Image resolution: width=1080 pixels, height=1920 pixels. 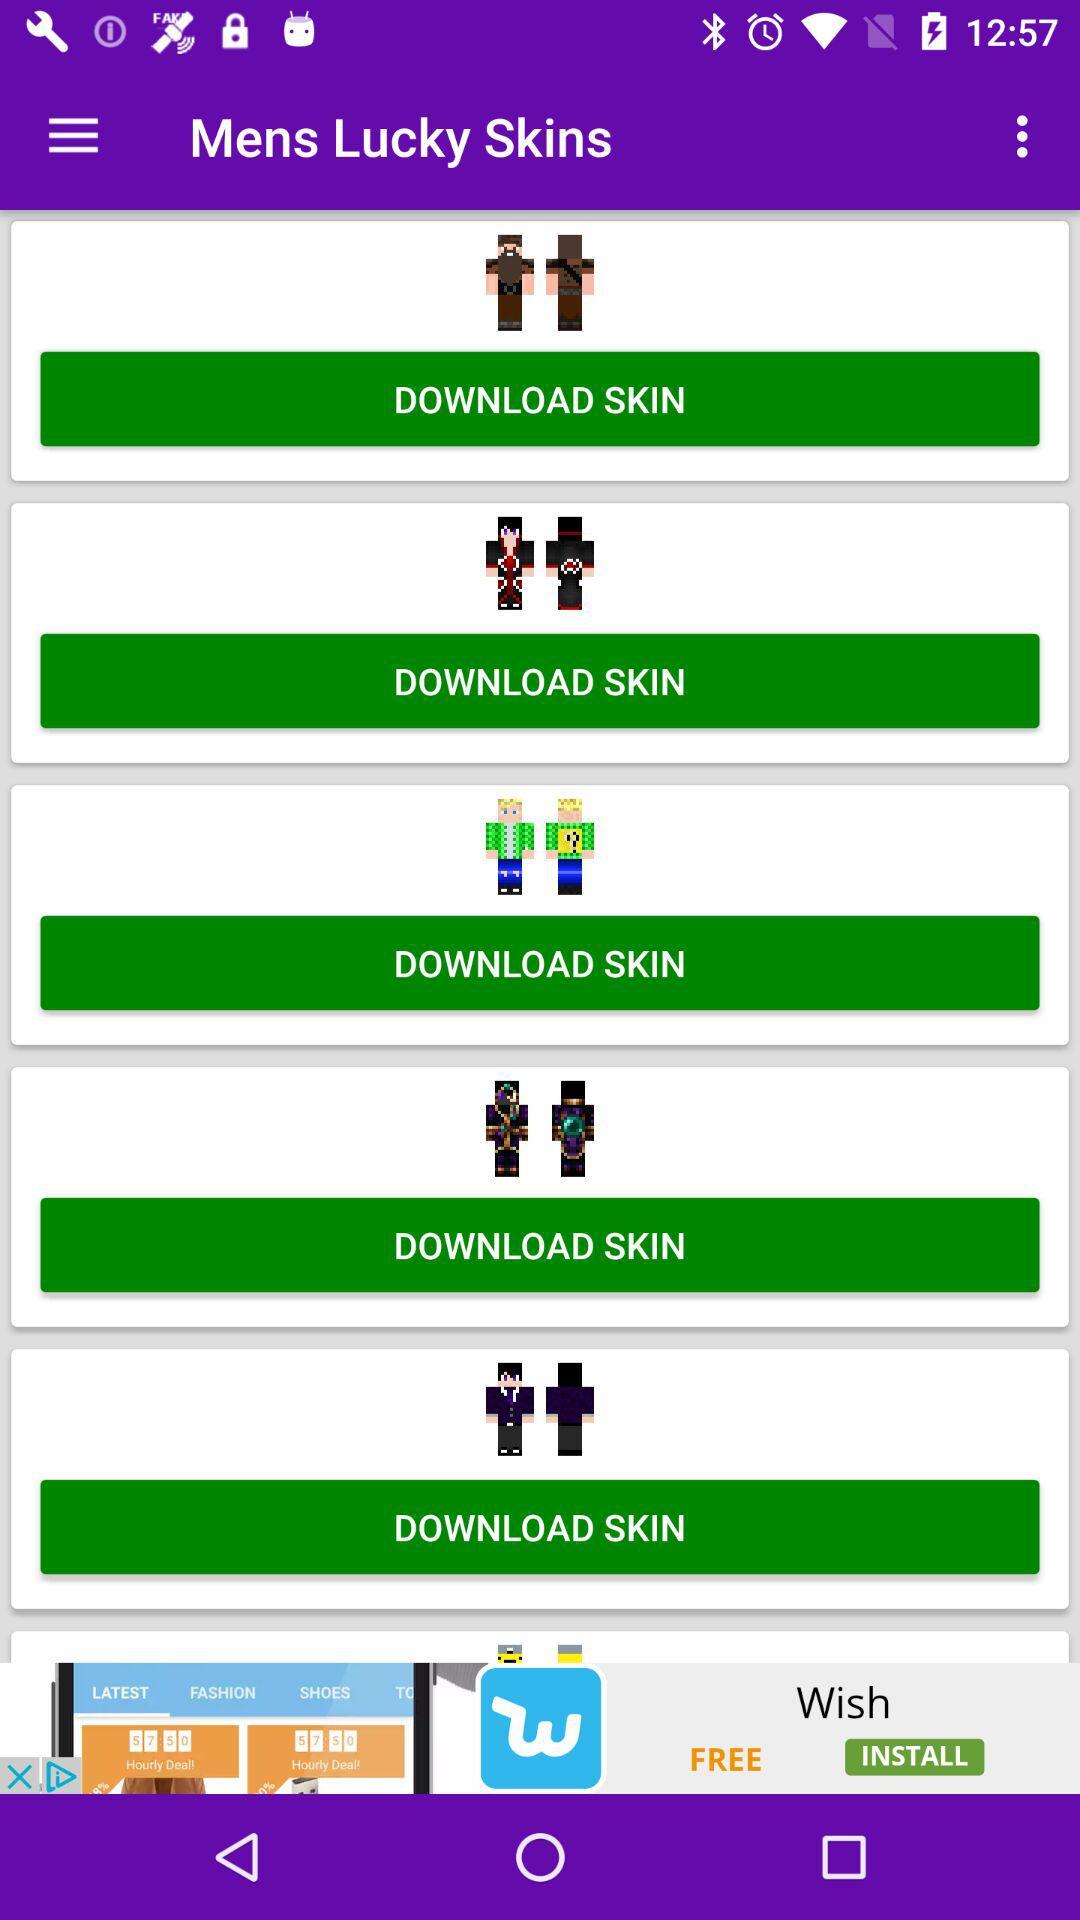 I want to click on advertisement for installing wish, so click(x=540, y=1727).